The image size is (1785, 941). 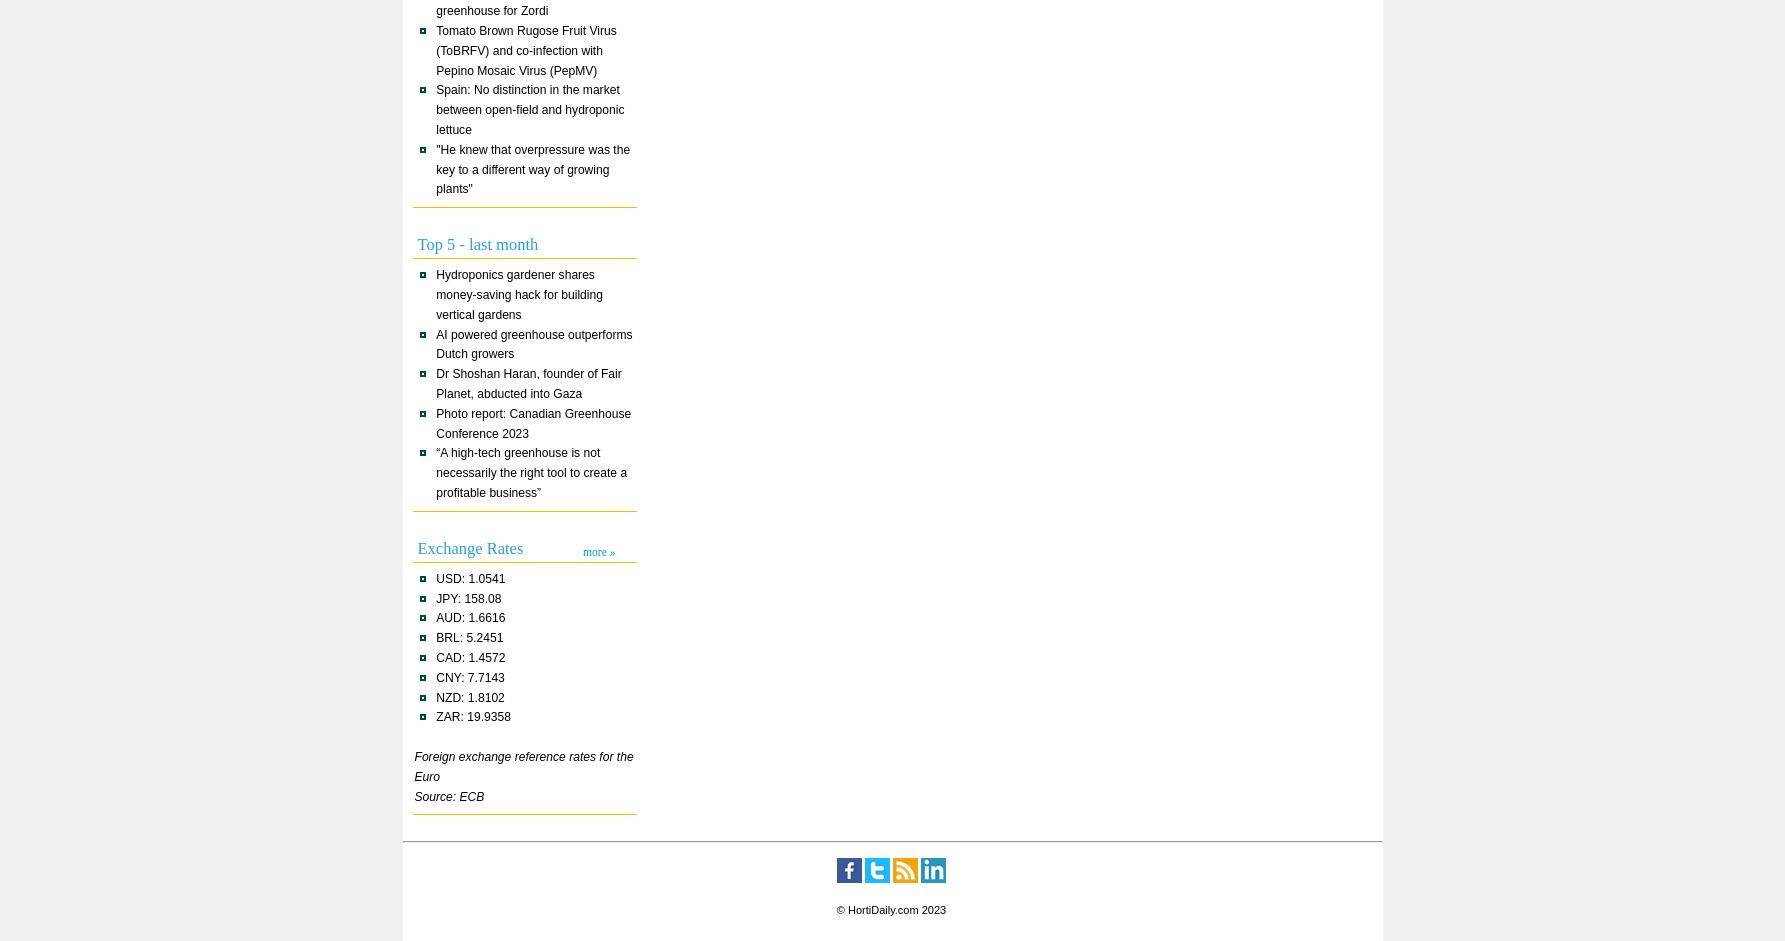 I want to click on 'Spain: No distinction in the market between open-field and hydroponic lettuce', so click(x=529, y=110).